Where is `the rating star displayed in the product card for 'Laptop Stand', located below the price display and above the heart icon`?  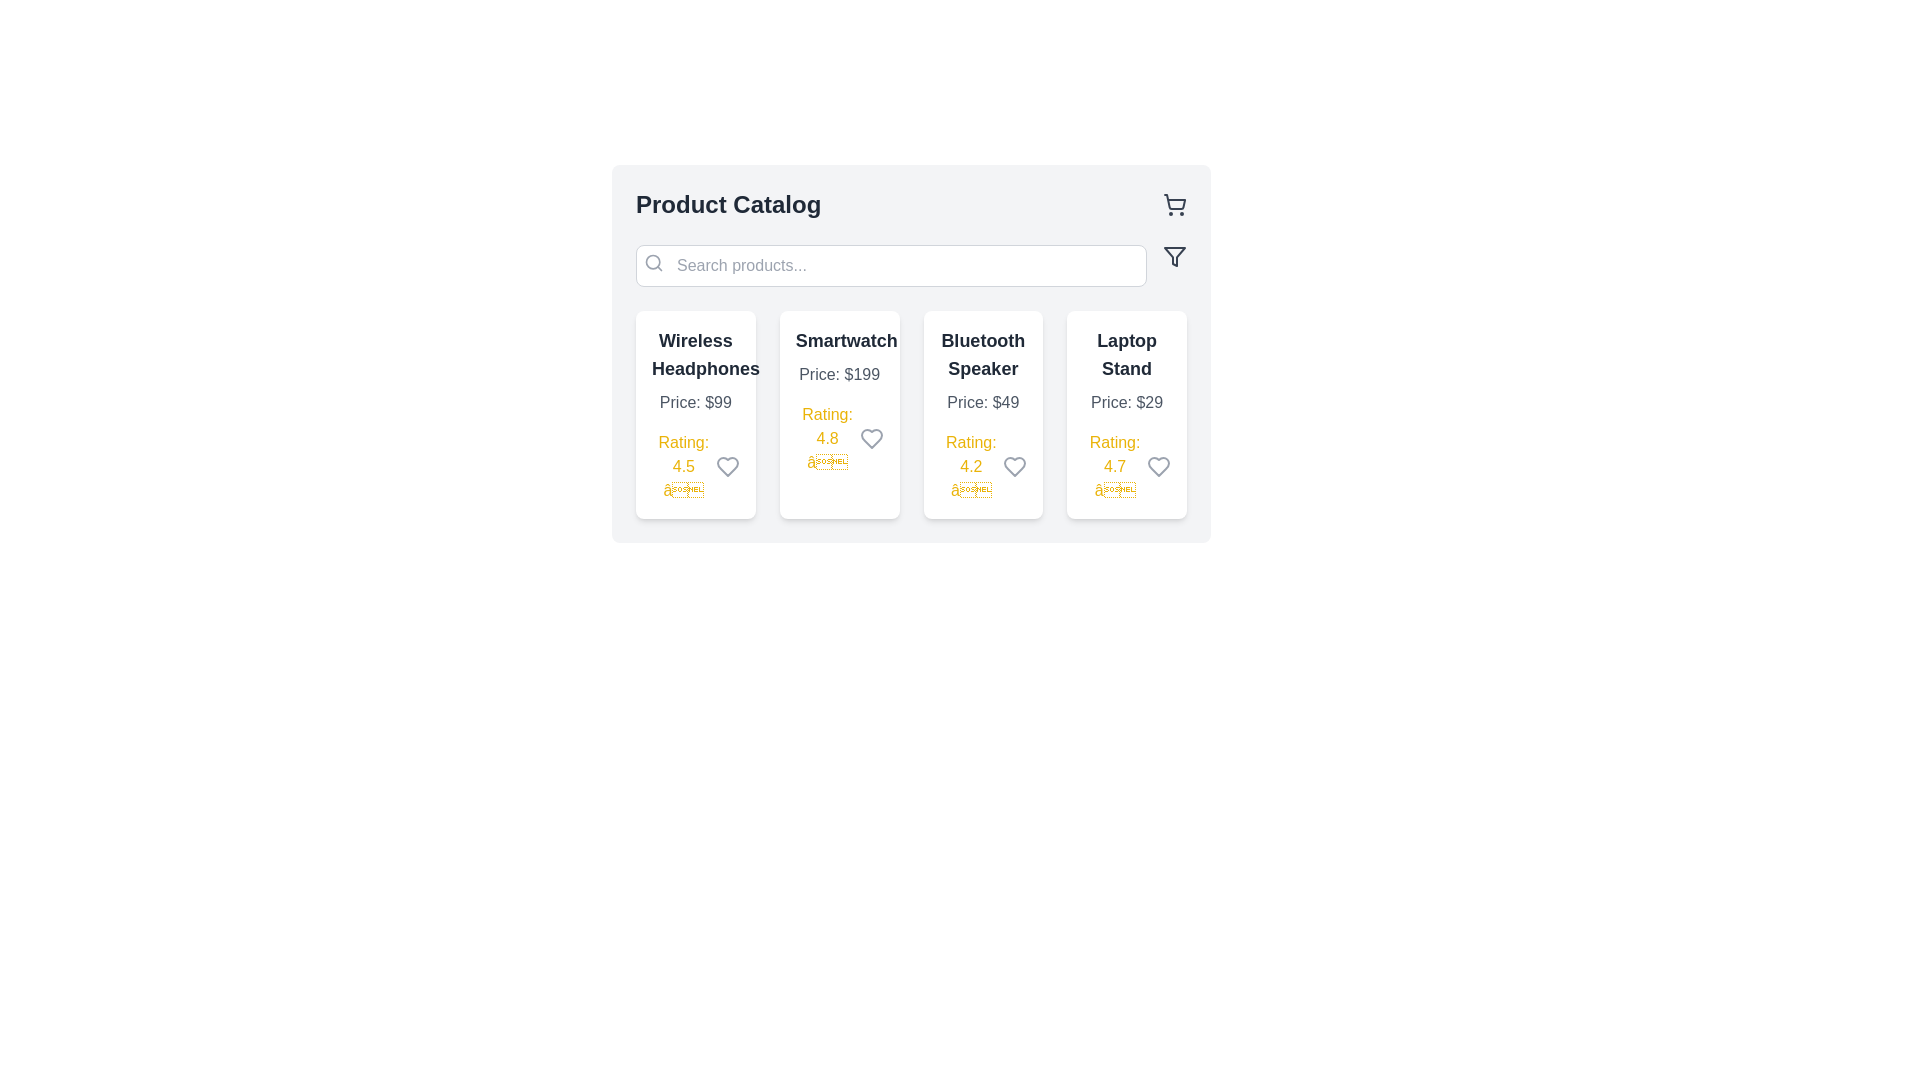 the rating star displayed in the product card for 'Laptop Stand', located below the price display and above the heart icon is located at coordinates (1127, 466).